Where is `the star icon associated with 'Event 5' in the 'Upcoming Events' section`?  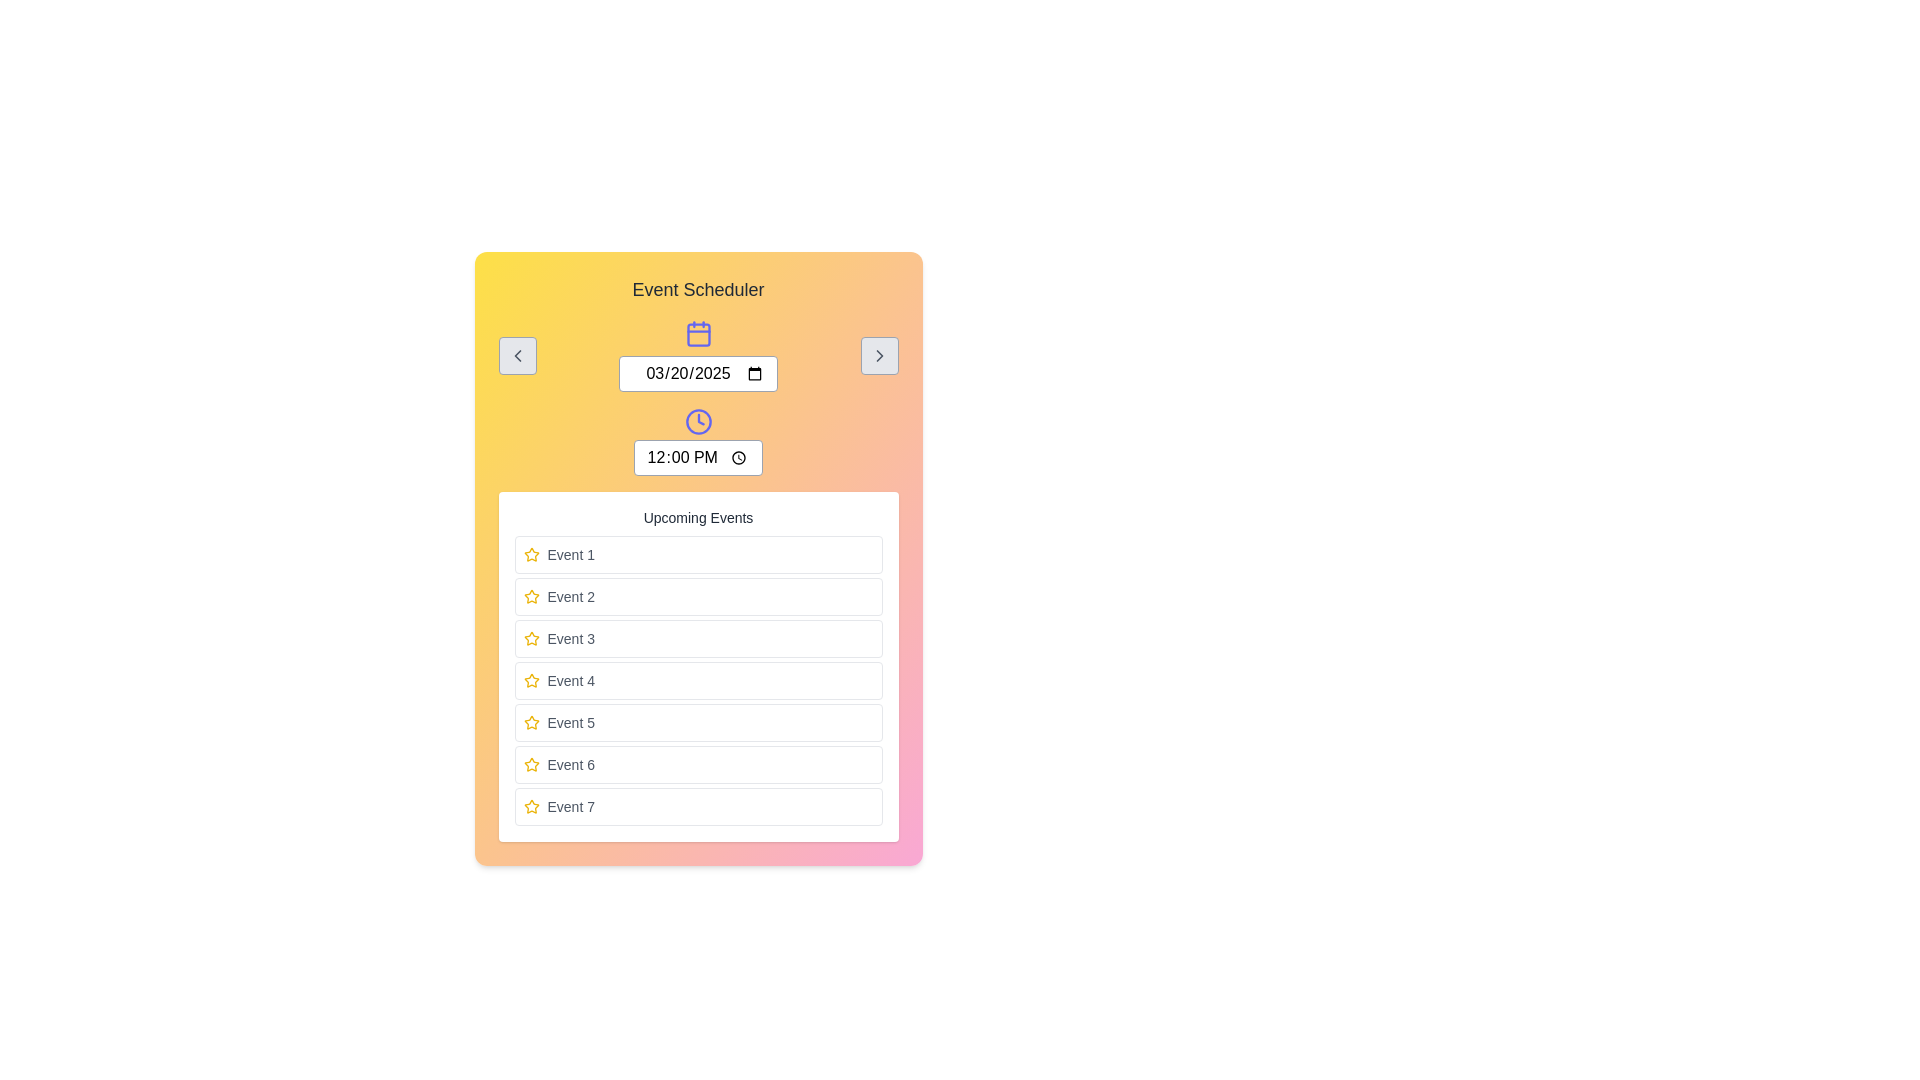 the star icon associated with 'Event 5' in the 'Upcoming Events' section is located at coordinates (531, 722).